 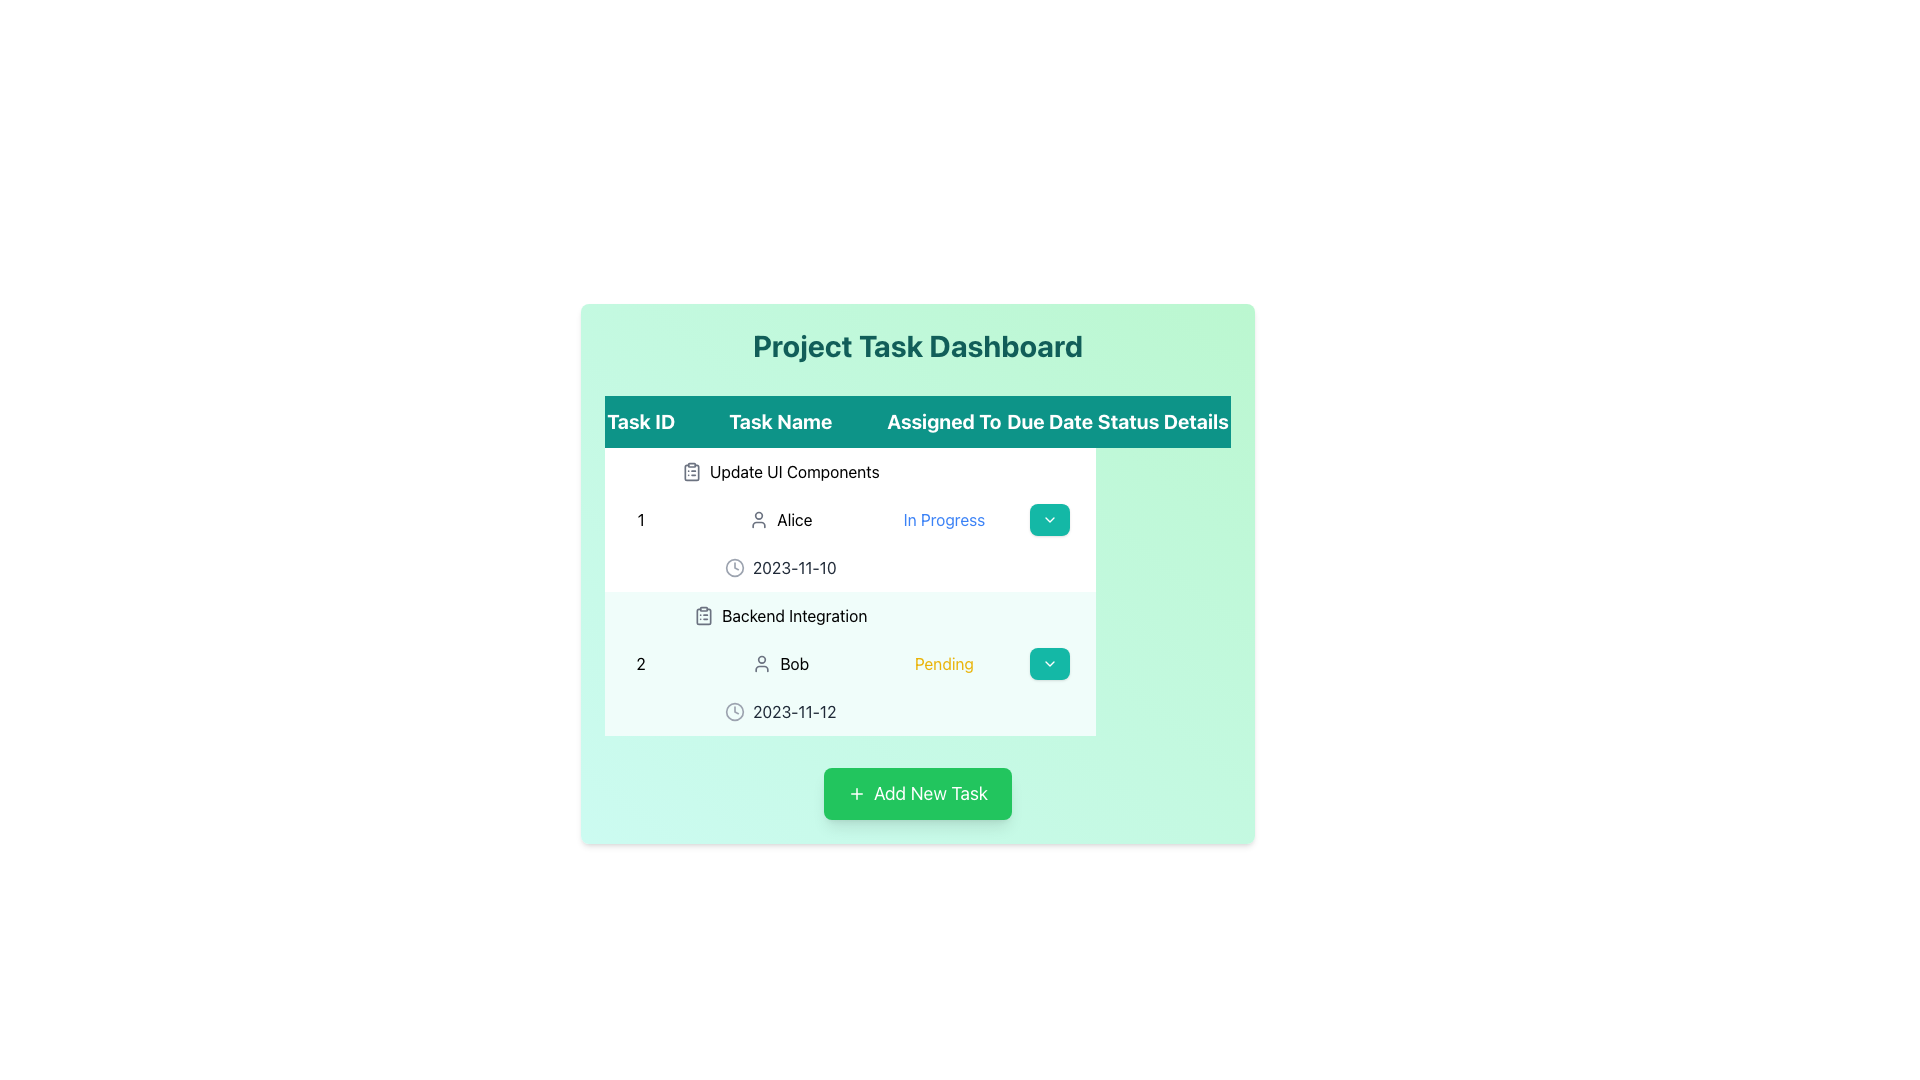 I want to click on the user profile icon located in the second row of the task table under the 'Assigned To' column, which is directly left of the text 'Bob', so click(x=761, y=663).